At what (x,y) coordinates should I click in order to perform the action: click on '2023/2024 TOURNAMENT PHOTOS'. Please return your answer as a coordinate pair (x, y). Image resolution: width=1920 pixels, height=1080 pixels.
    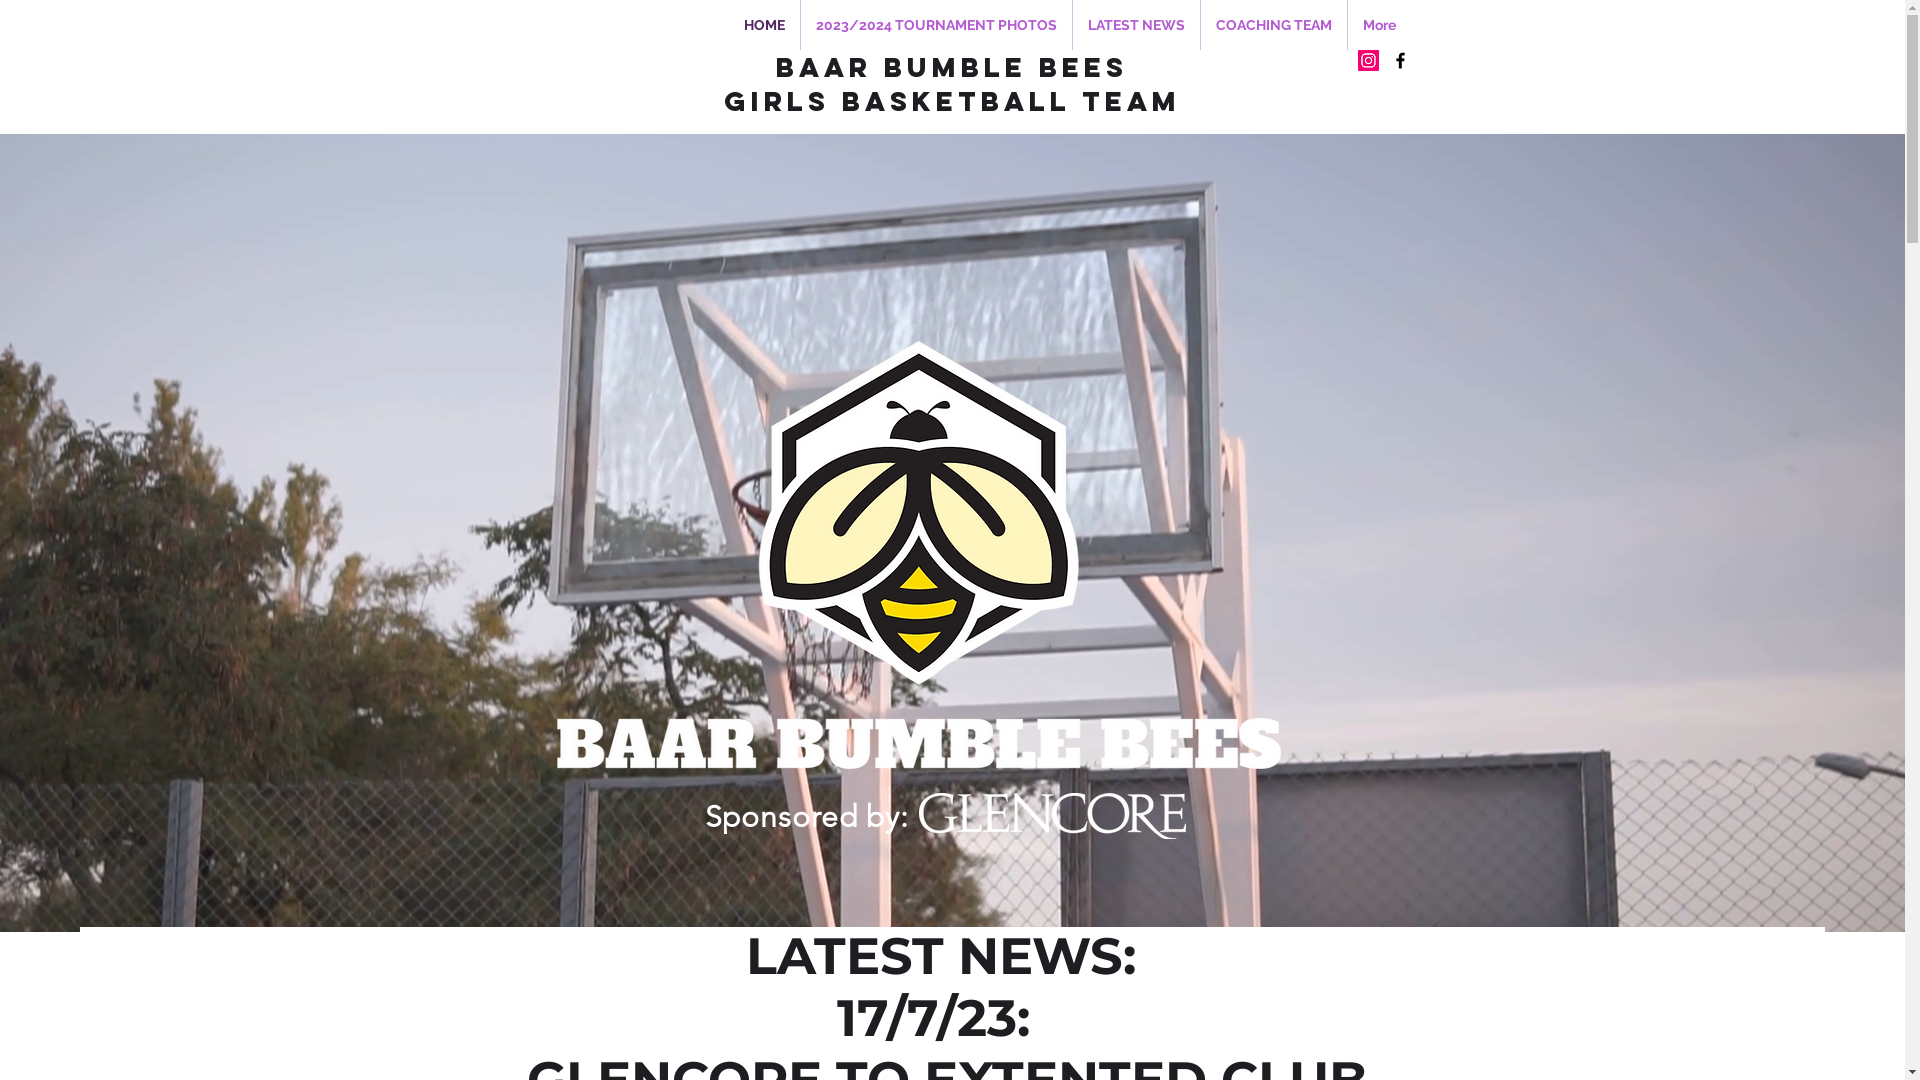
    Looking at the image, I should click on (800, 24).